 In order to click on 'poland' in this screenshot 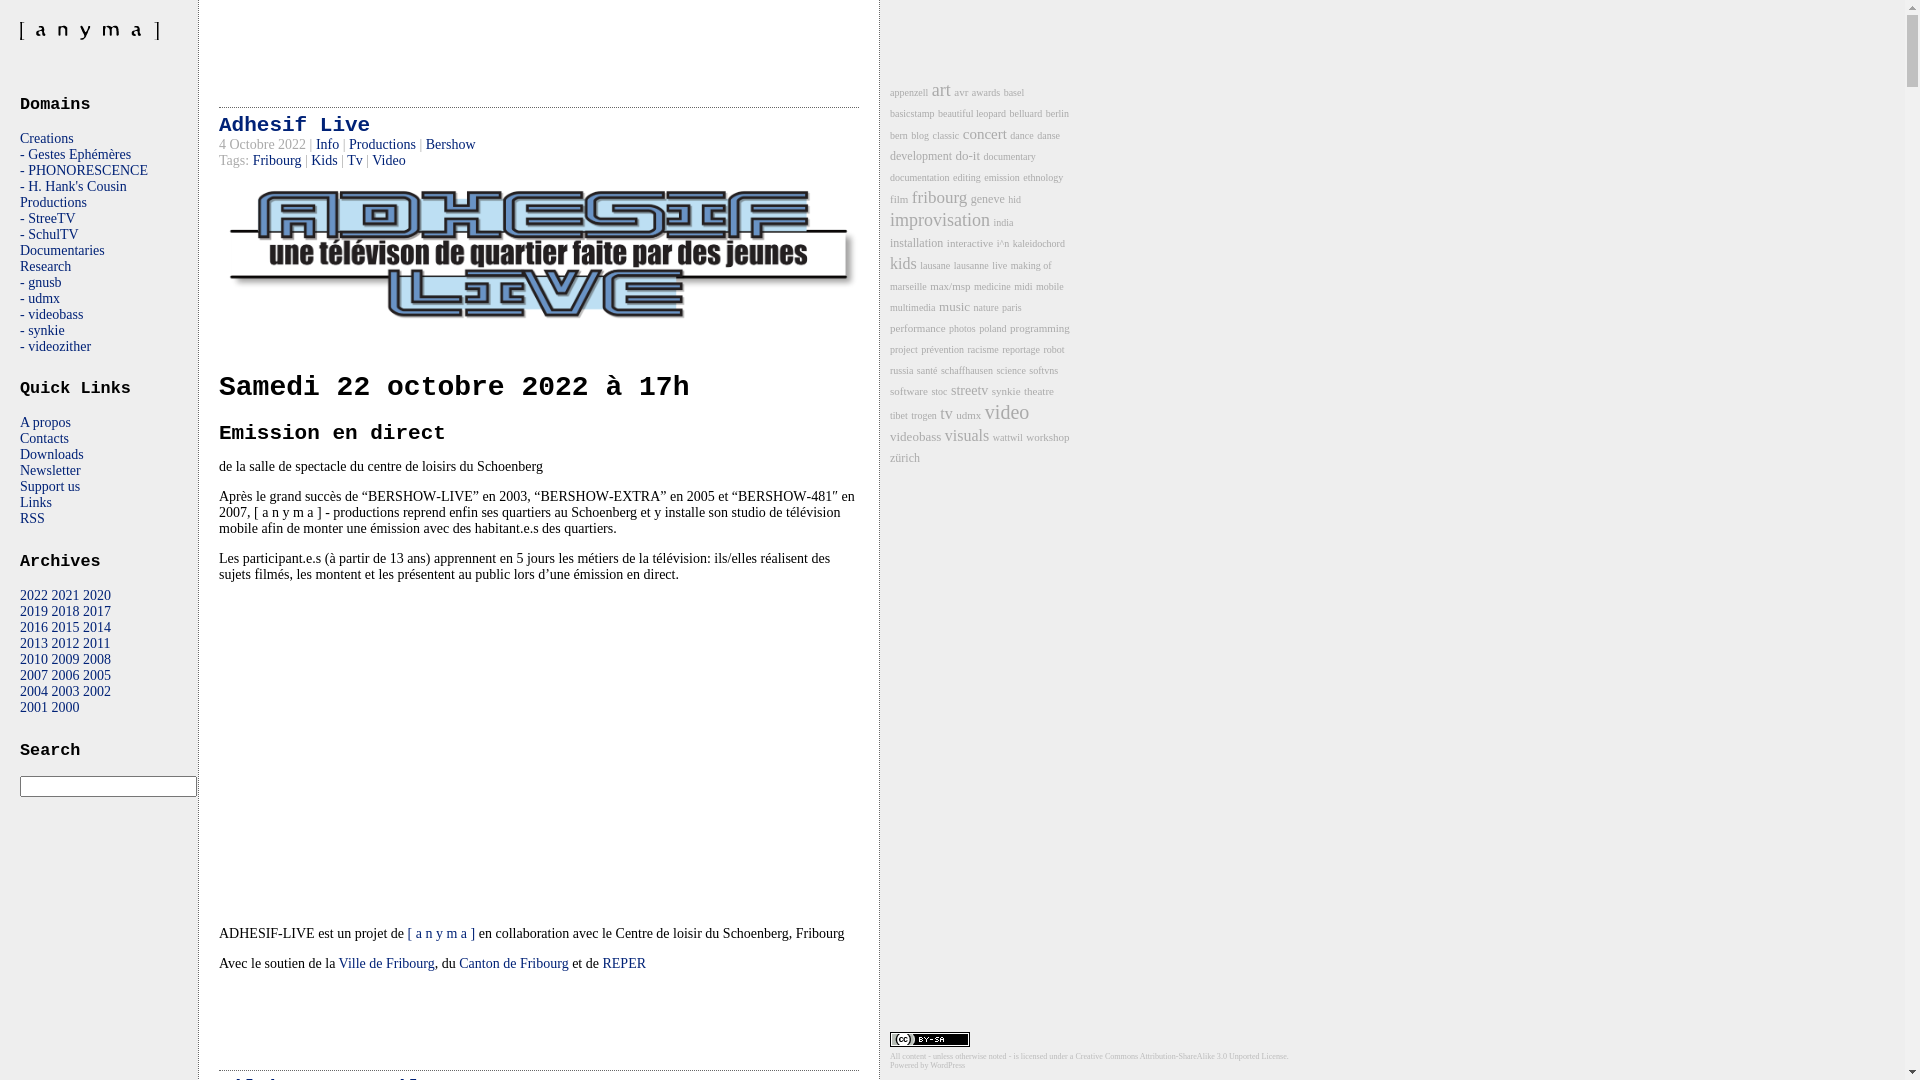, I will do `click(992, 327)`.